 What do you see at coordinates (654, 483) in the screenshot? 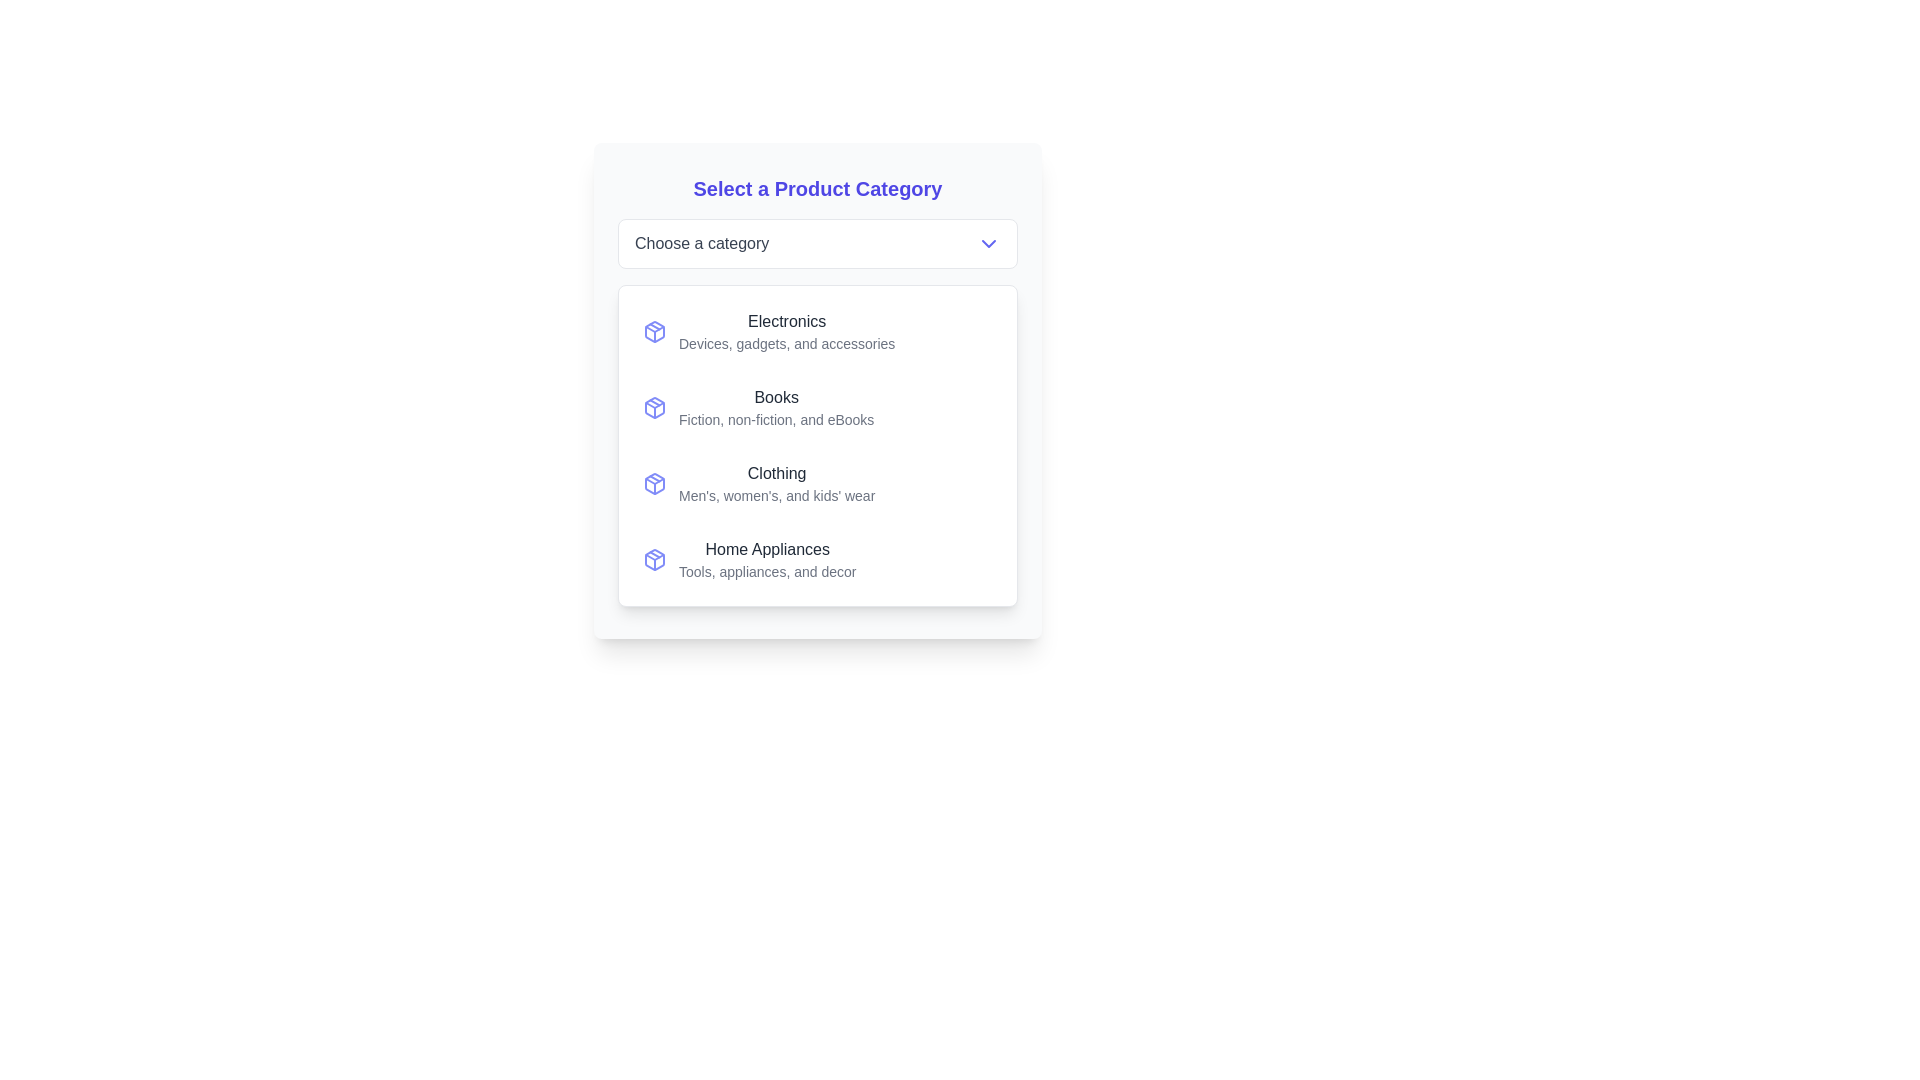
I see `the indigo outlined package icon located to the left of the 'Clothing' text label in the second position of the vertical list` at bounding box center [654, 483].